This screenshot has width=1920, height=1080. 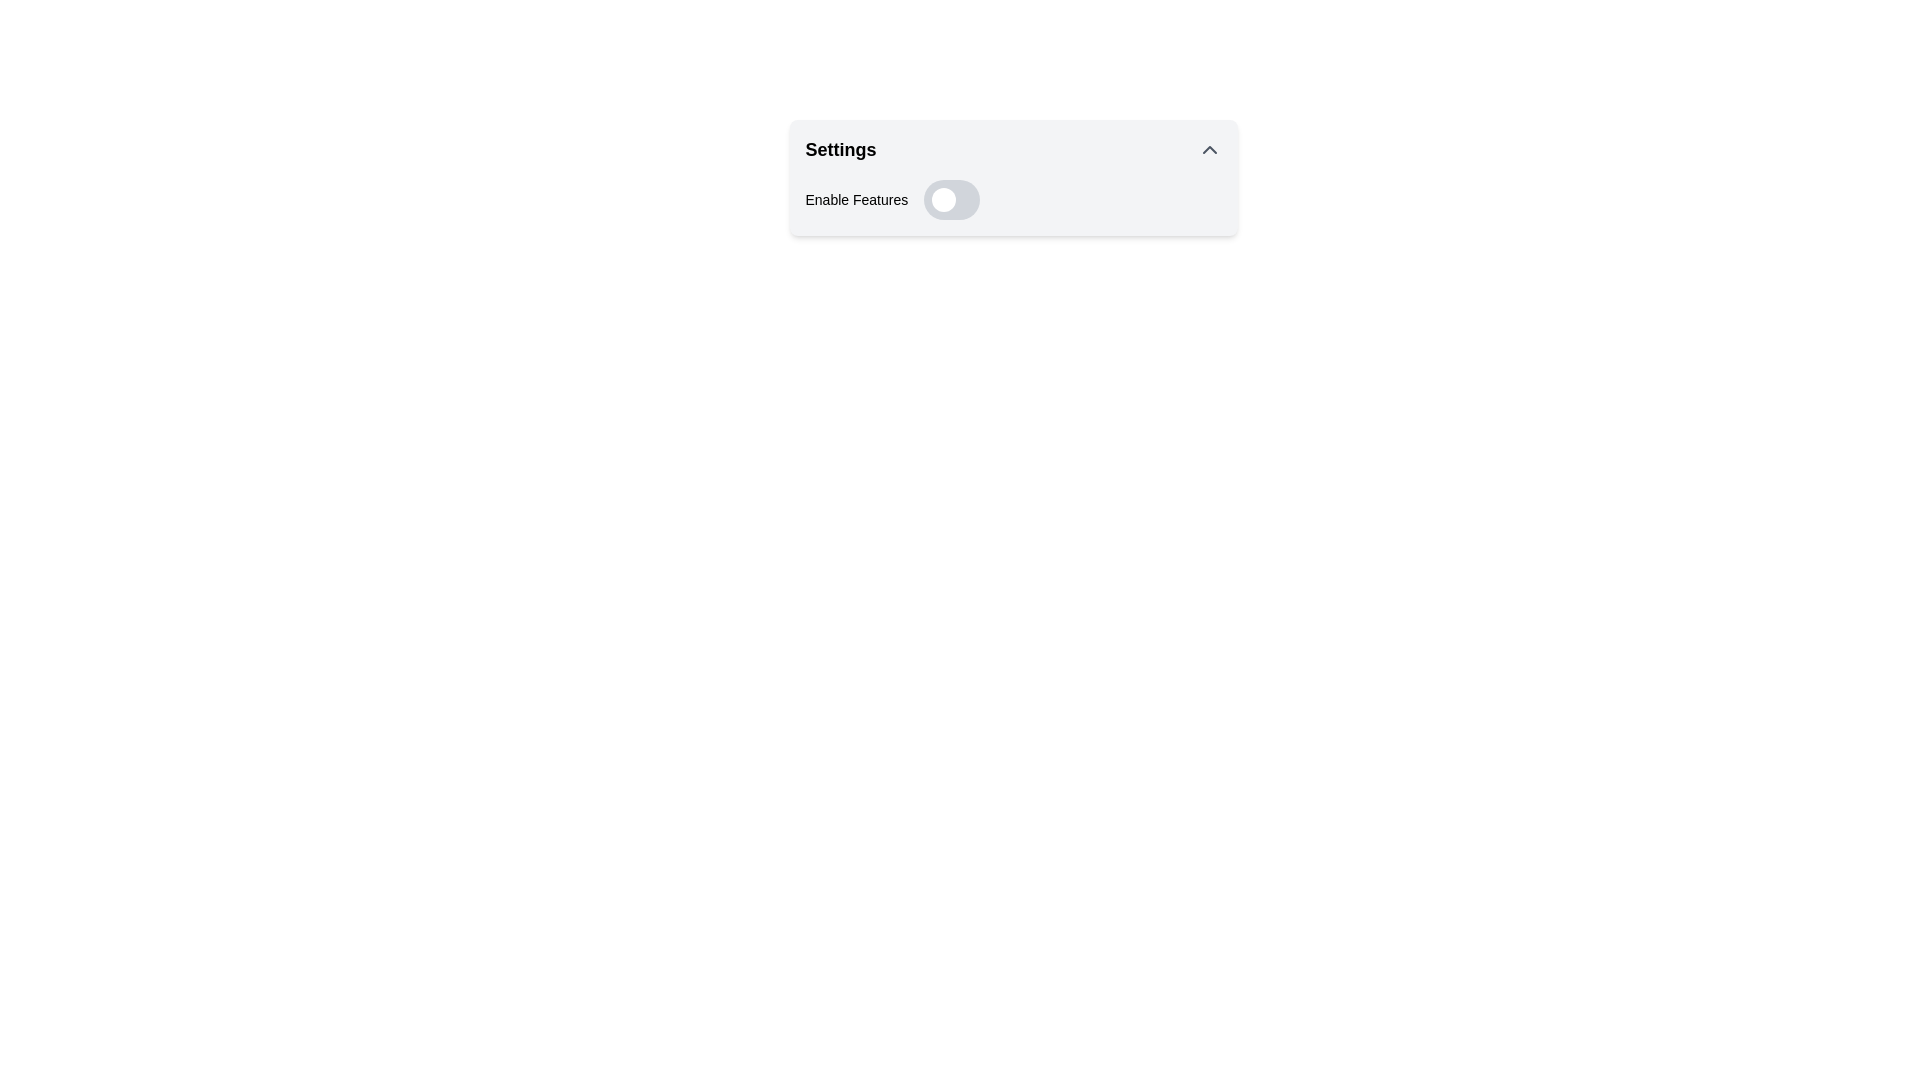 What do you see at coordinates (1208, 149) in the screenshot?
I see `the chevron-up icon located on the right side of the 'Settings' section` at bounding box center [1208, 149].